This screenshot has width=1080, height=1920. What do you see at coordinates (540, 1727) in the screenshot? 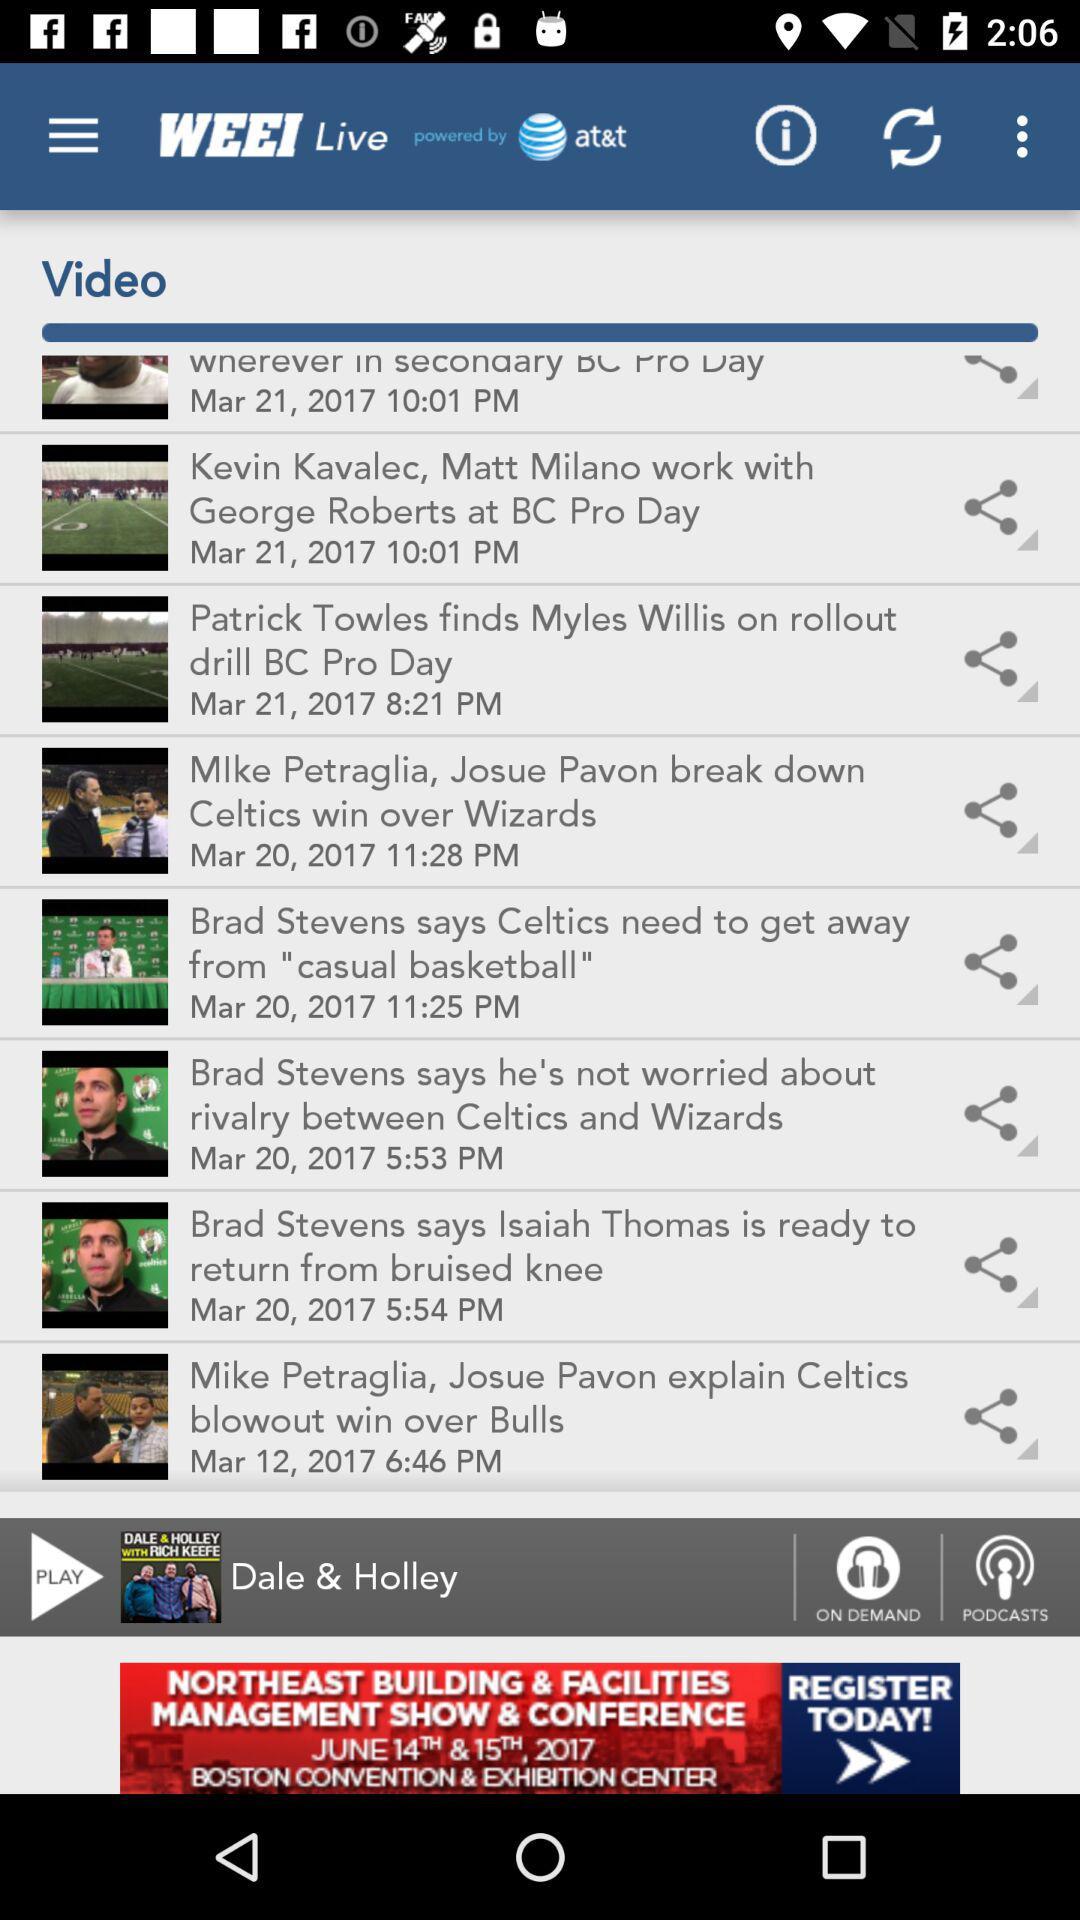
I see `the advertisement option` at bounding box center [540, 1727].